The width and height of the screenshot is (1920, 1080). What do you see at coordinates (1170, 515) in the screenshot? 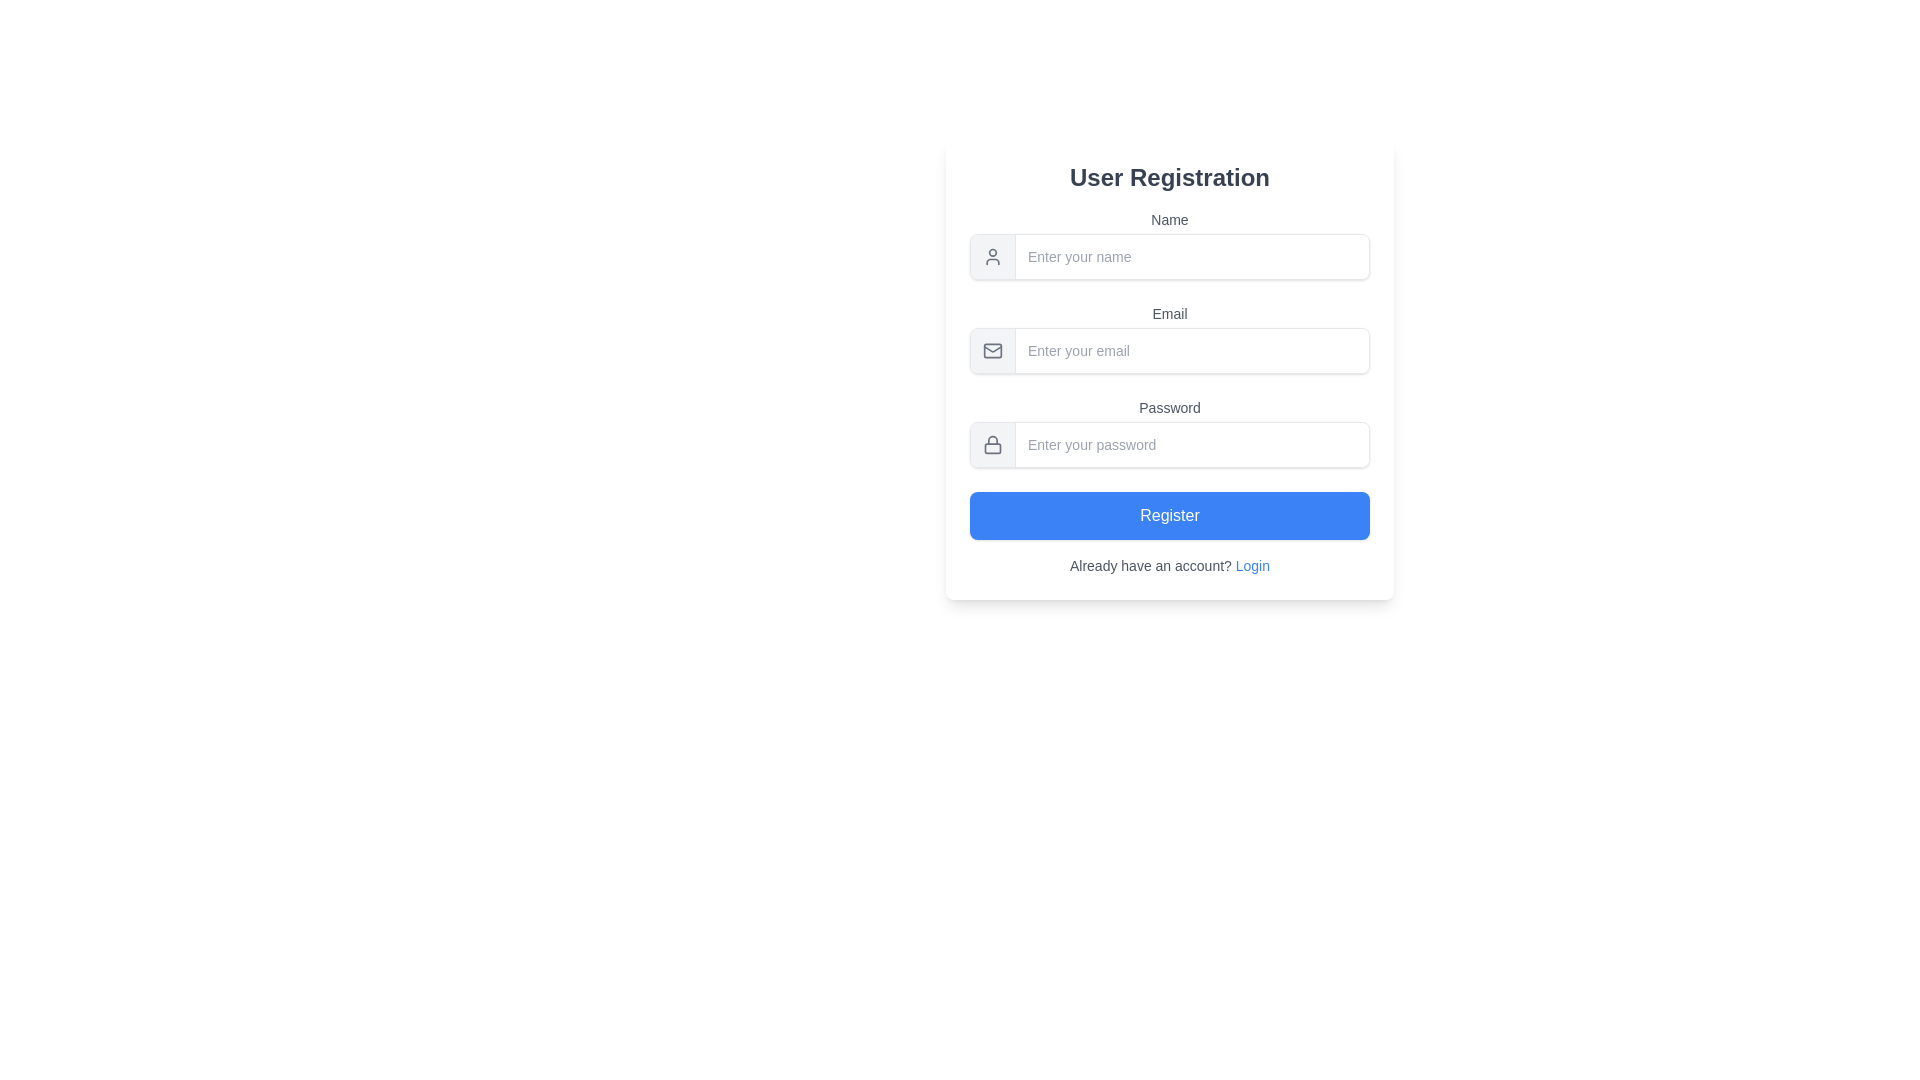
I see `the submission button located at the bottom of the user registration form` at bounding box center [1170, 515].